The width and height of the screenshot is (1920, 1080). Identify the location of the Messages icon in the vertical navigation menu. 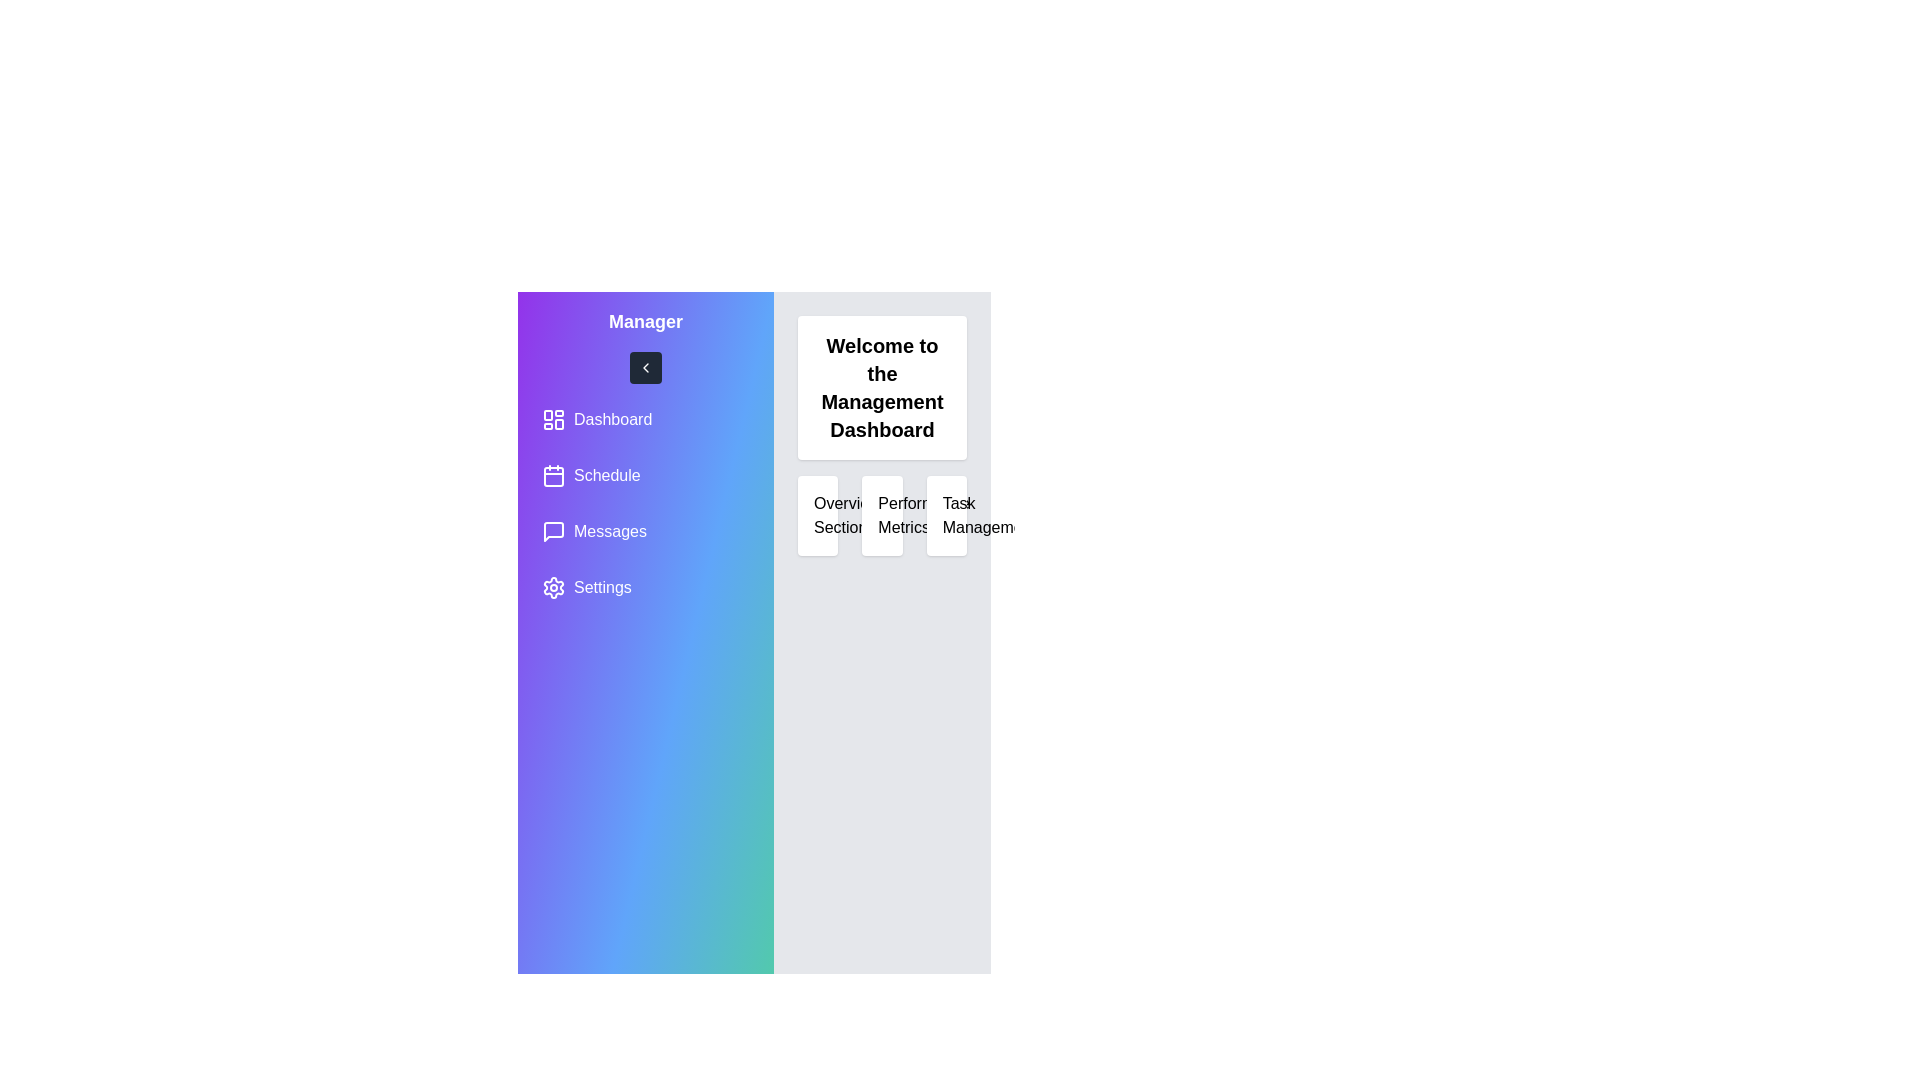
(553, 531).